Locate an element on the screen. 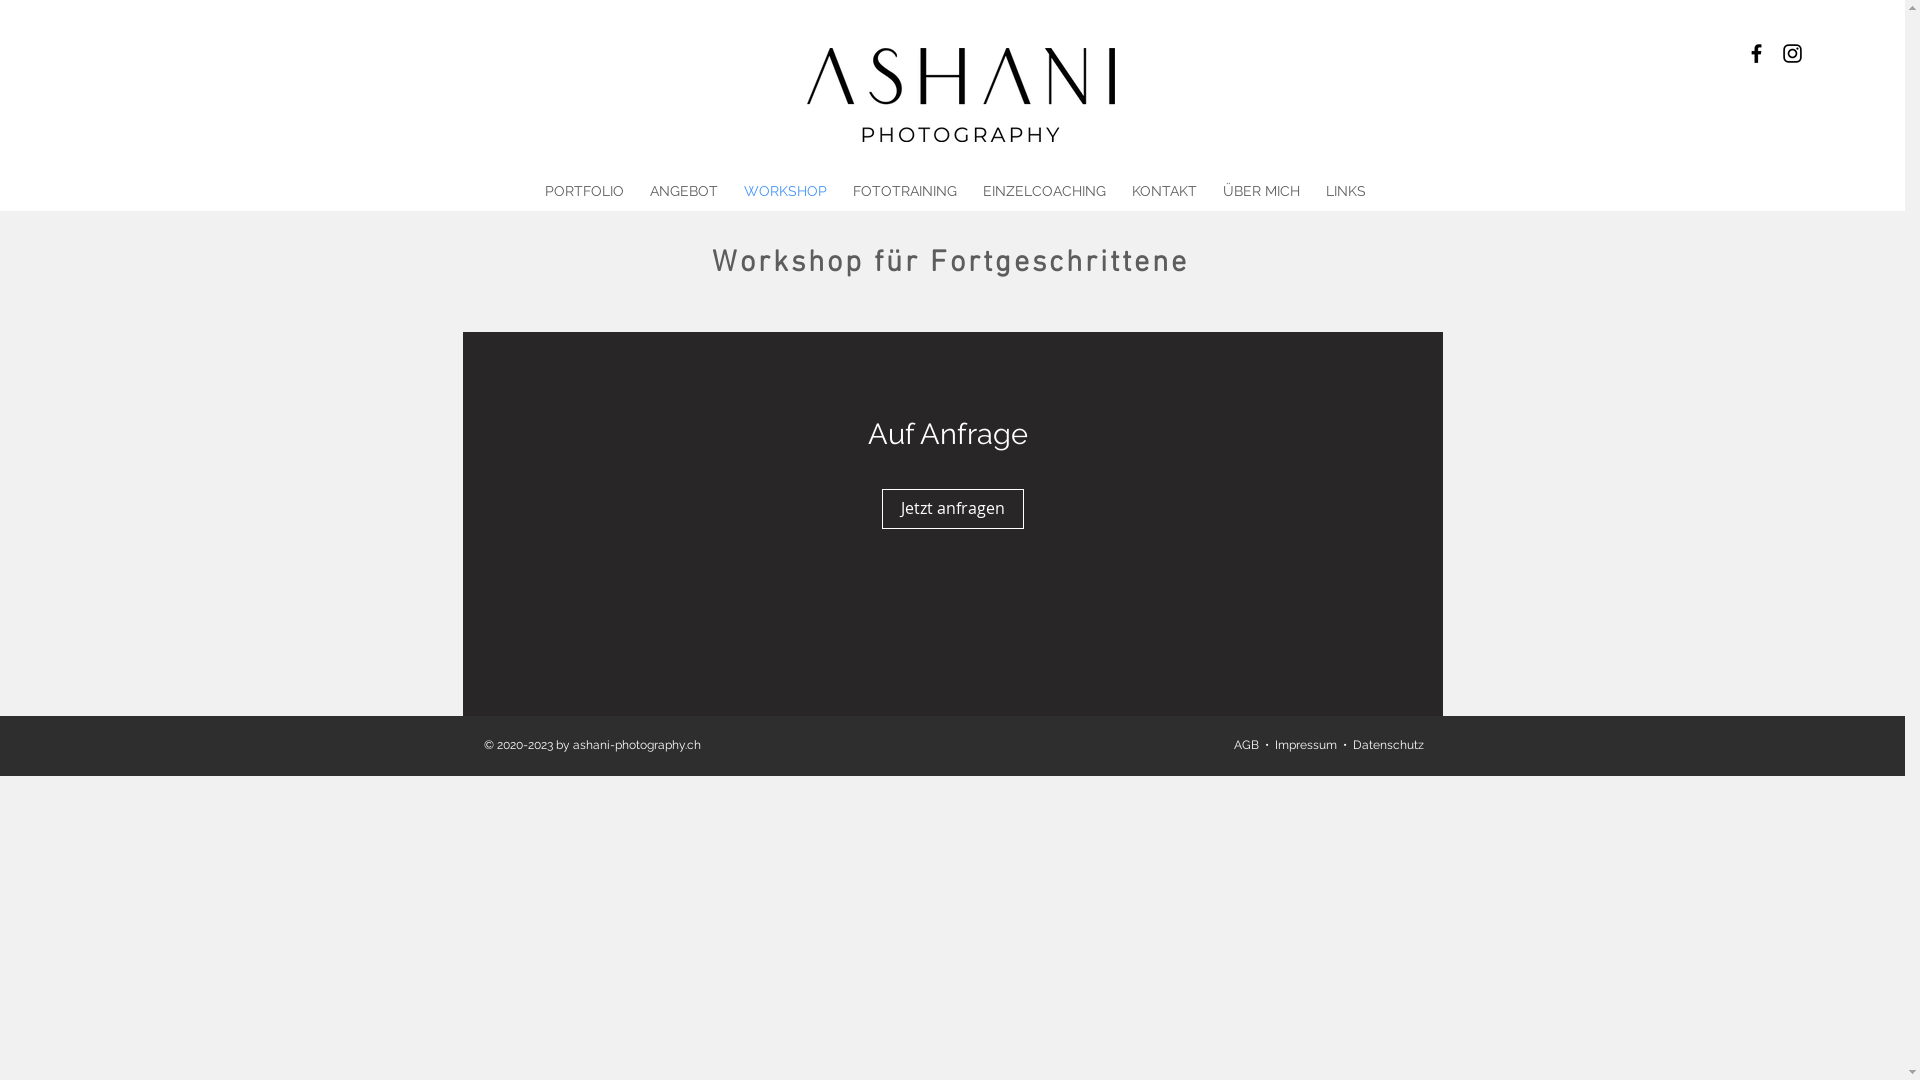  'LINKS' is located at coordinates (1344, 191).